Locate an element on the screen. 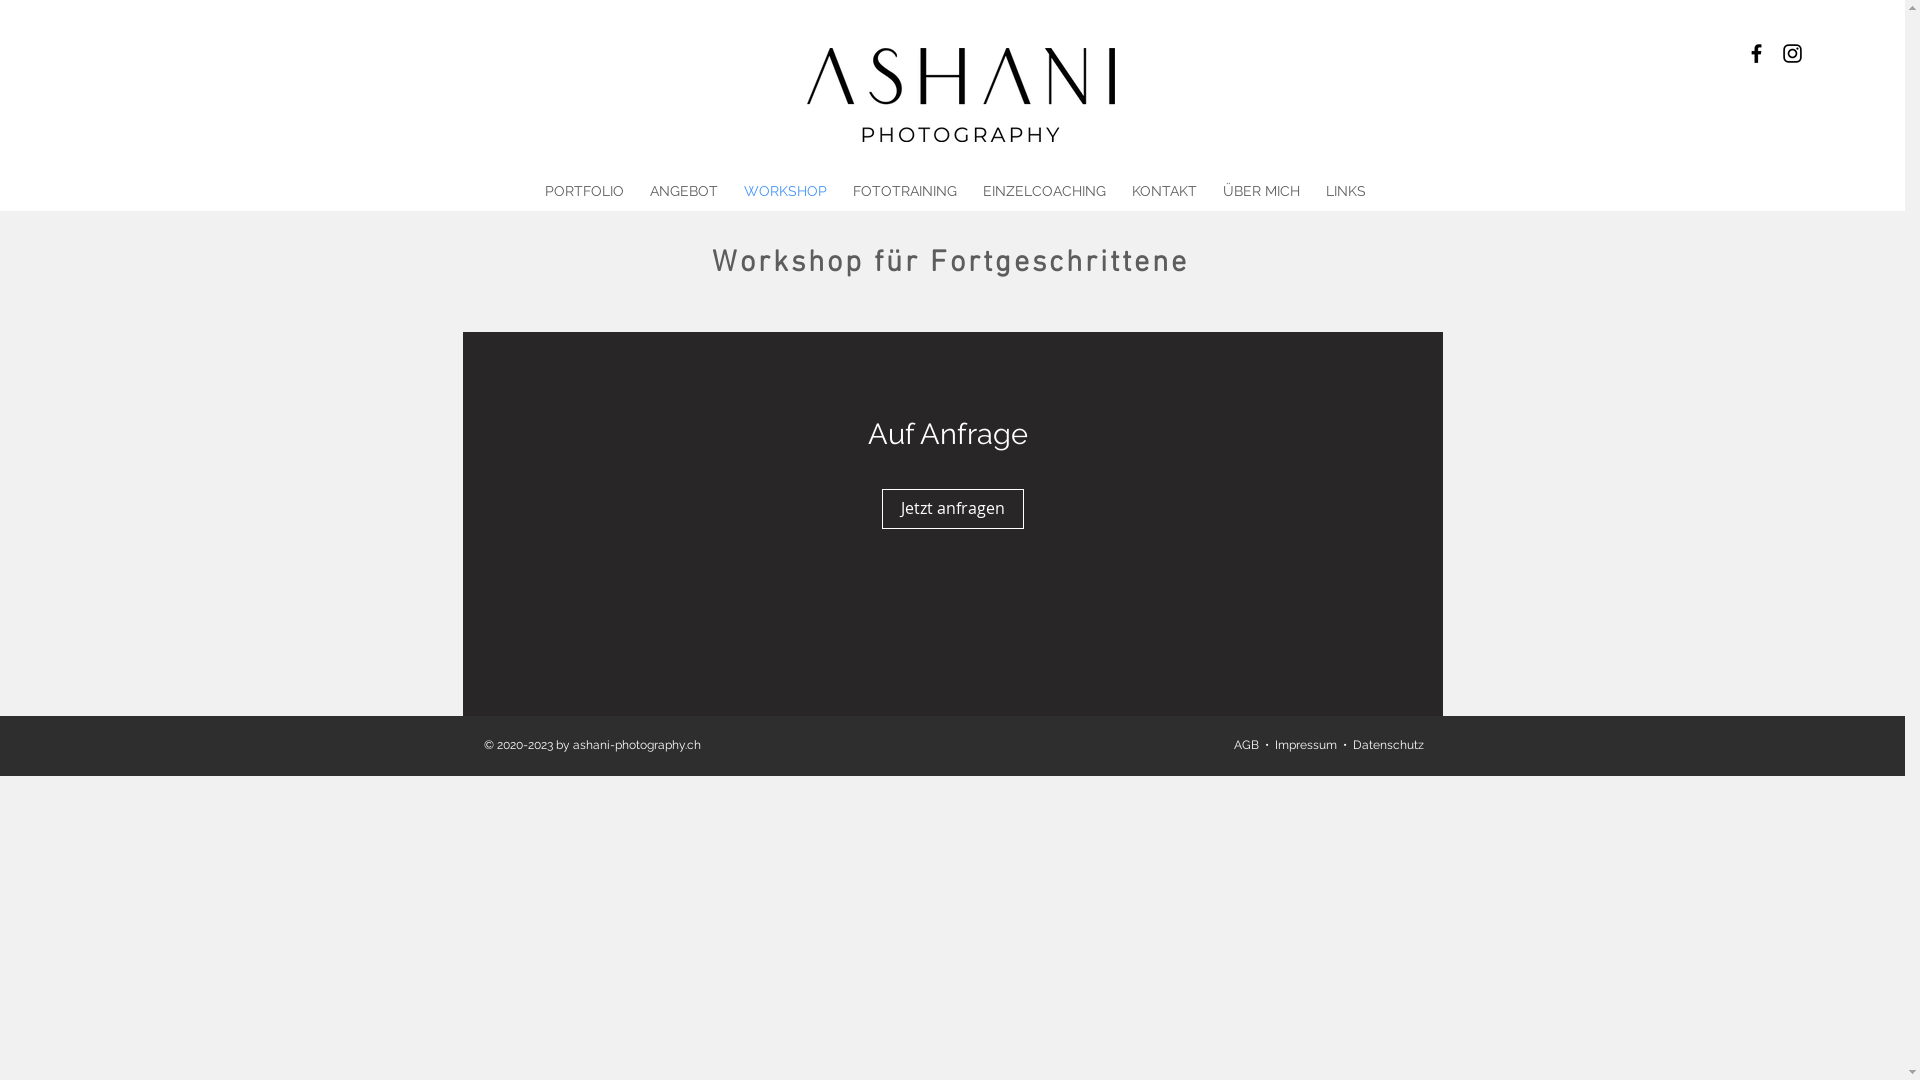  'LINKS' is located at coordinates (1344, 191).